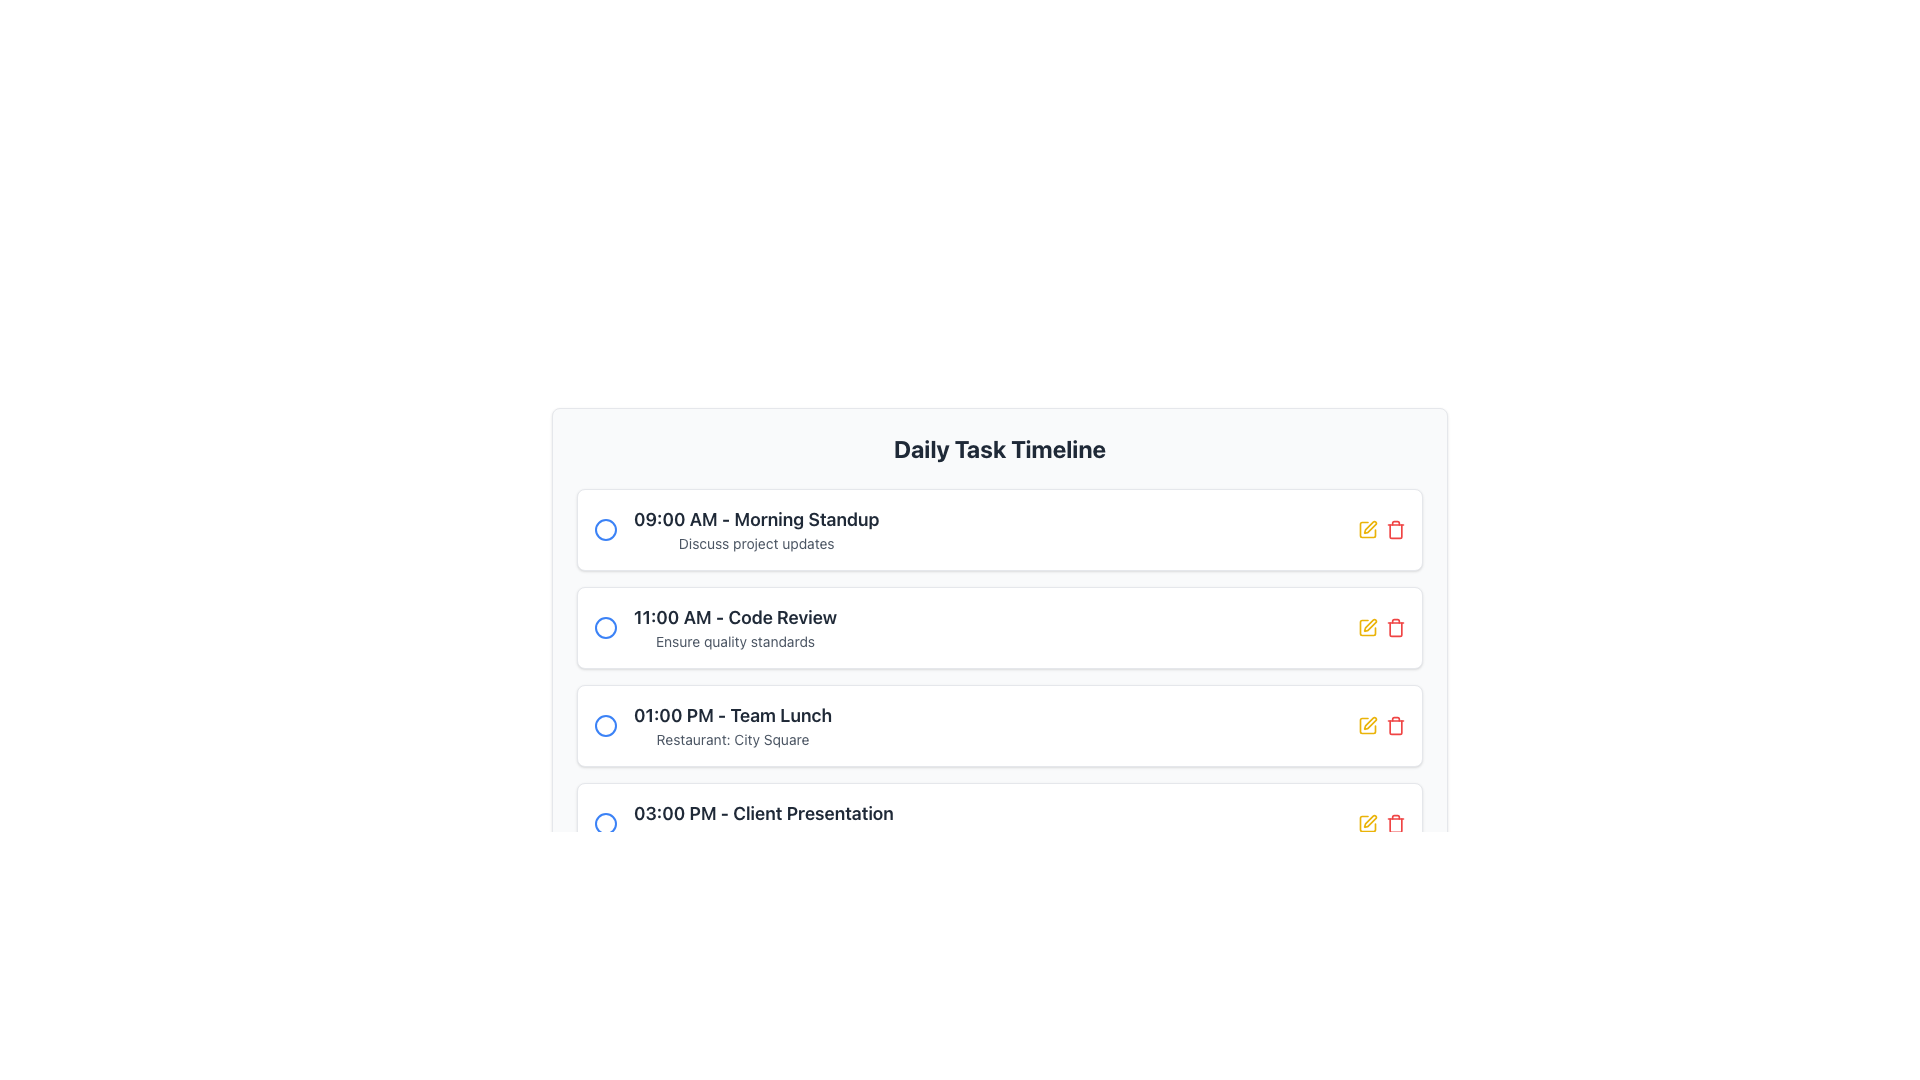 This screenshot has width=1920, height=1080. Describe the element at coordinates (755, 519) in the screenshot. I see `the Text Label that displays the time and title of the first task in the Daily Task Timeline, positioned at the top of the first item in the vertical list` at that location.